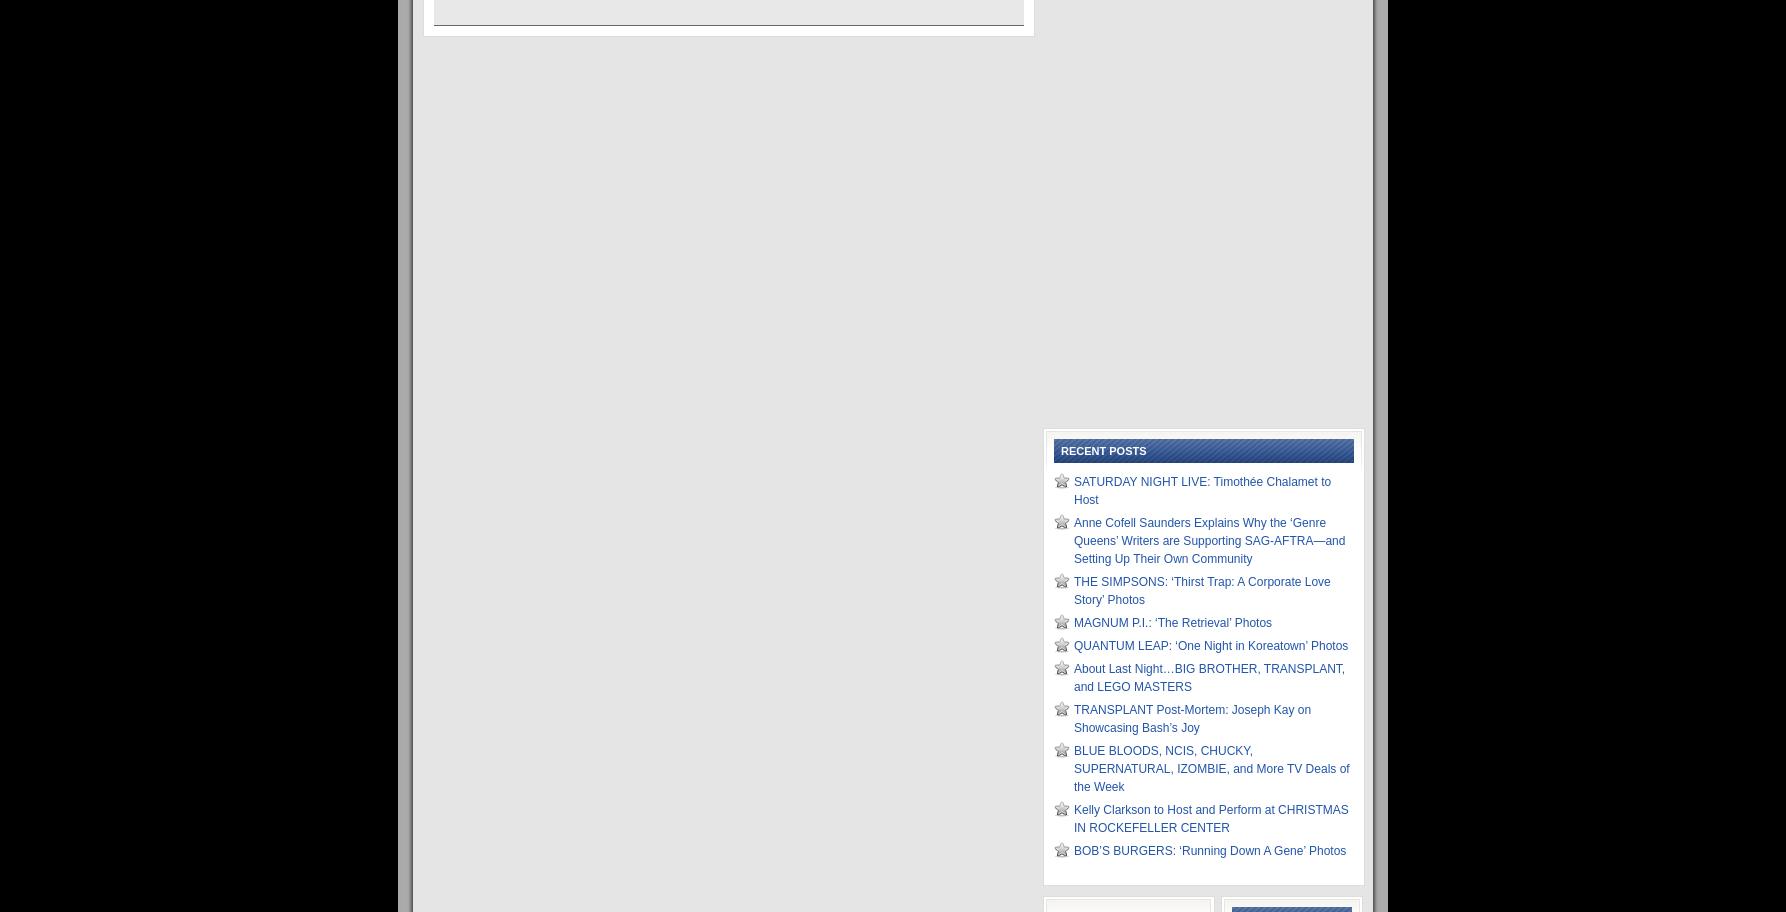 The width and height of the screenshot is (1786, 912). What do you see at coordinates (1211, 768) in the screenshot?
I see `'BLUE BLOODS, NCIS, CHUCKY, SUPERNATURAL, IZOMBIE, and More TV Deals of the Week'` at bounding box center [1211, 768].